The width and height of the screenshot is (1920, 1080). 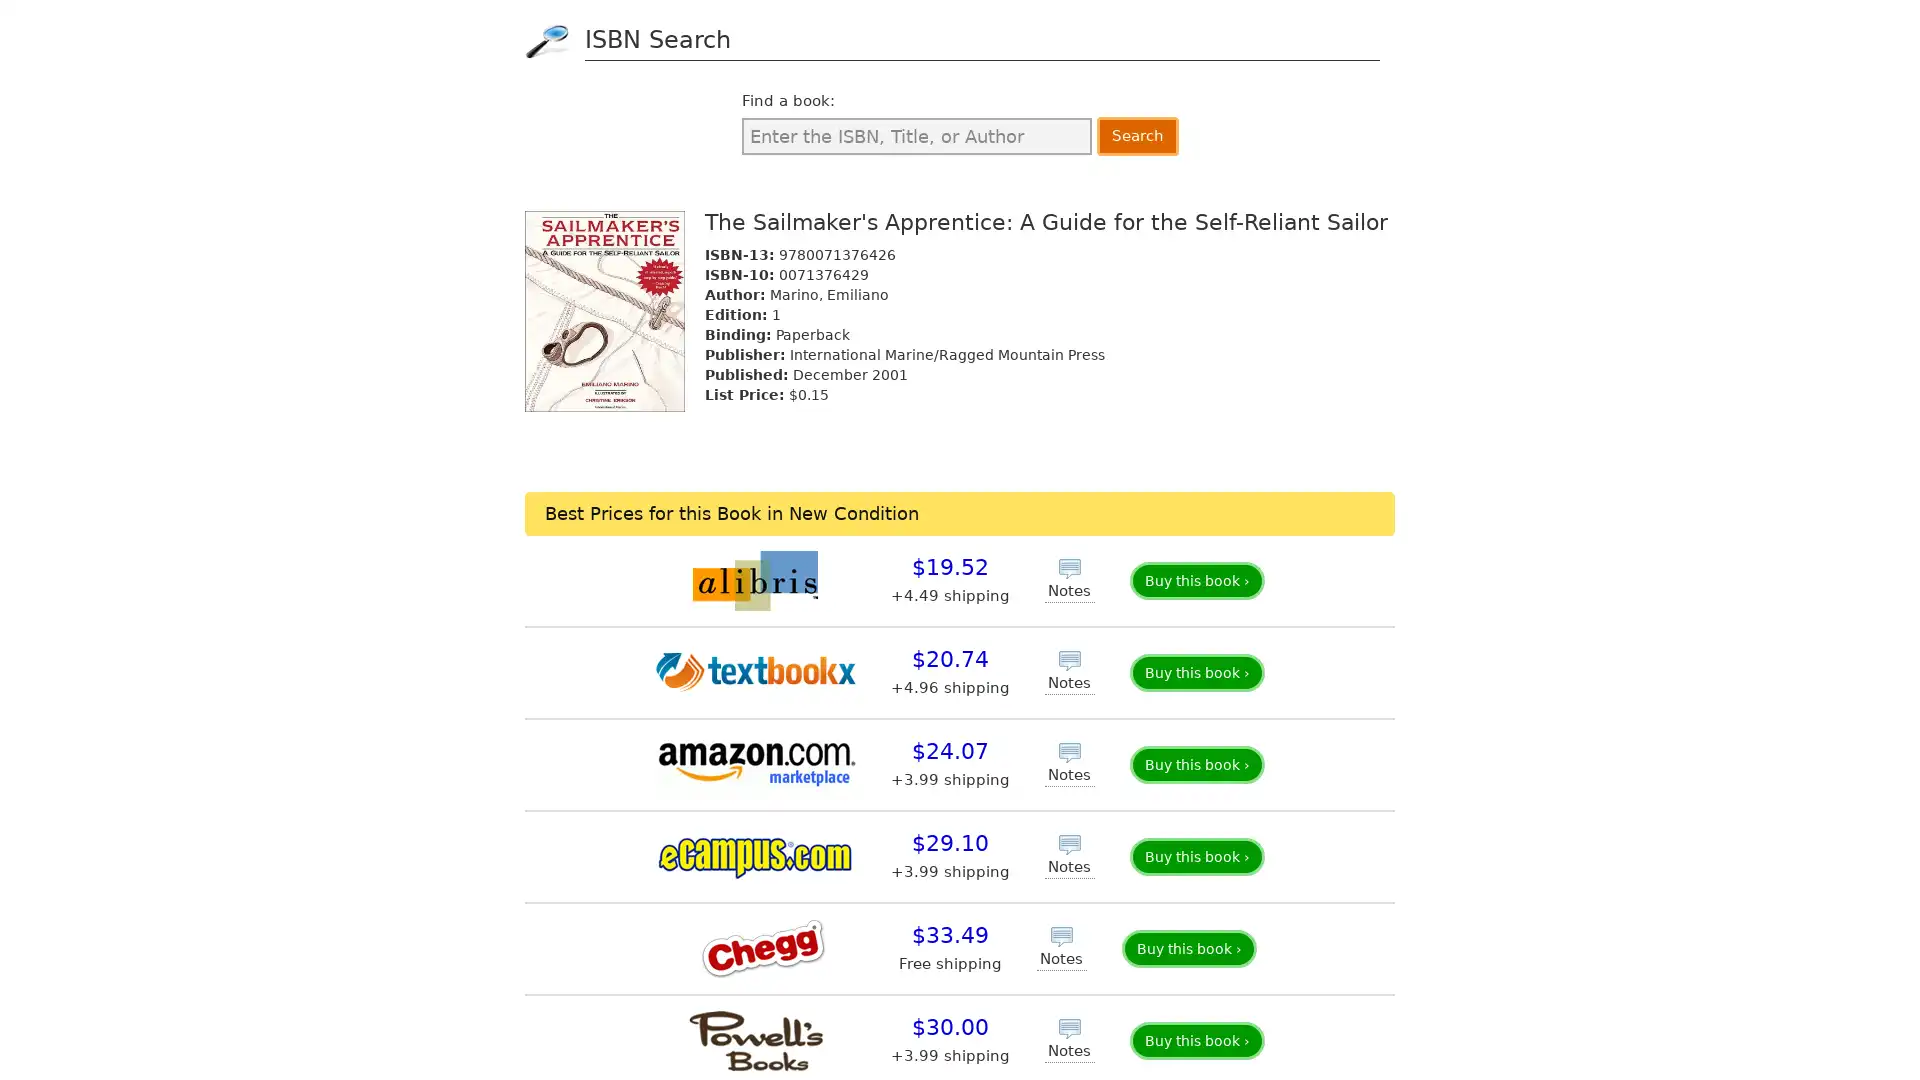 What do you see at coordinates (1137, 135) in the screenshot?
I see `Search` at bounding box center [1137, 135].